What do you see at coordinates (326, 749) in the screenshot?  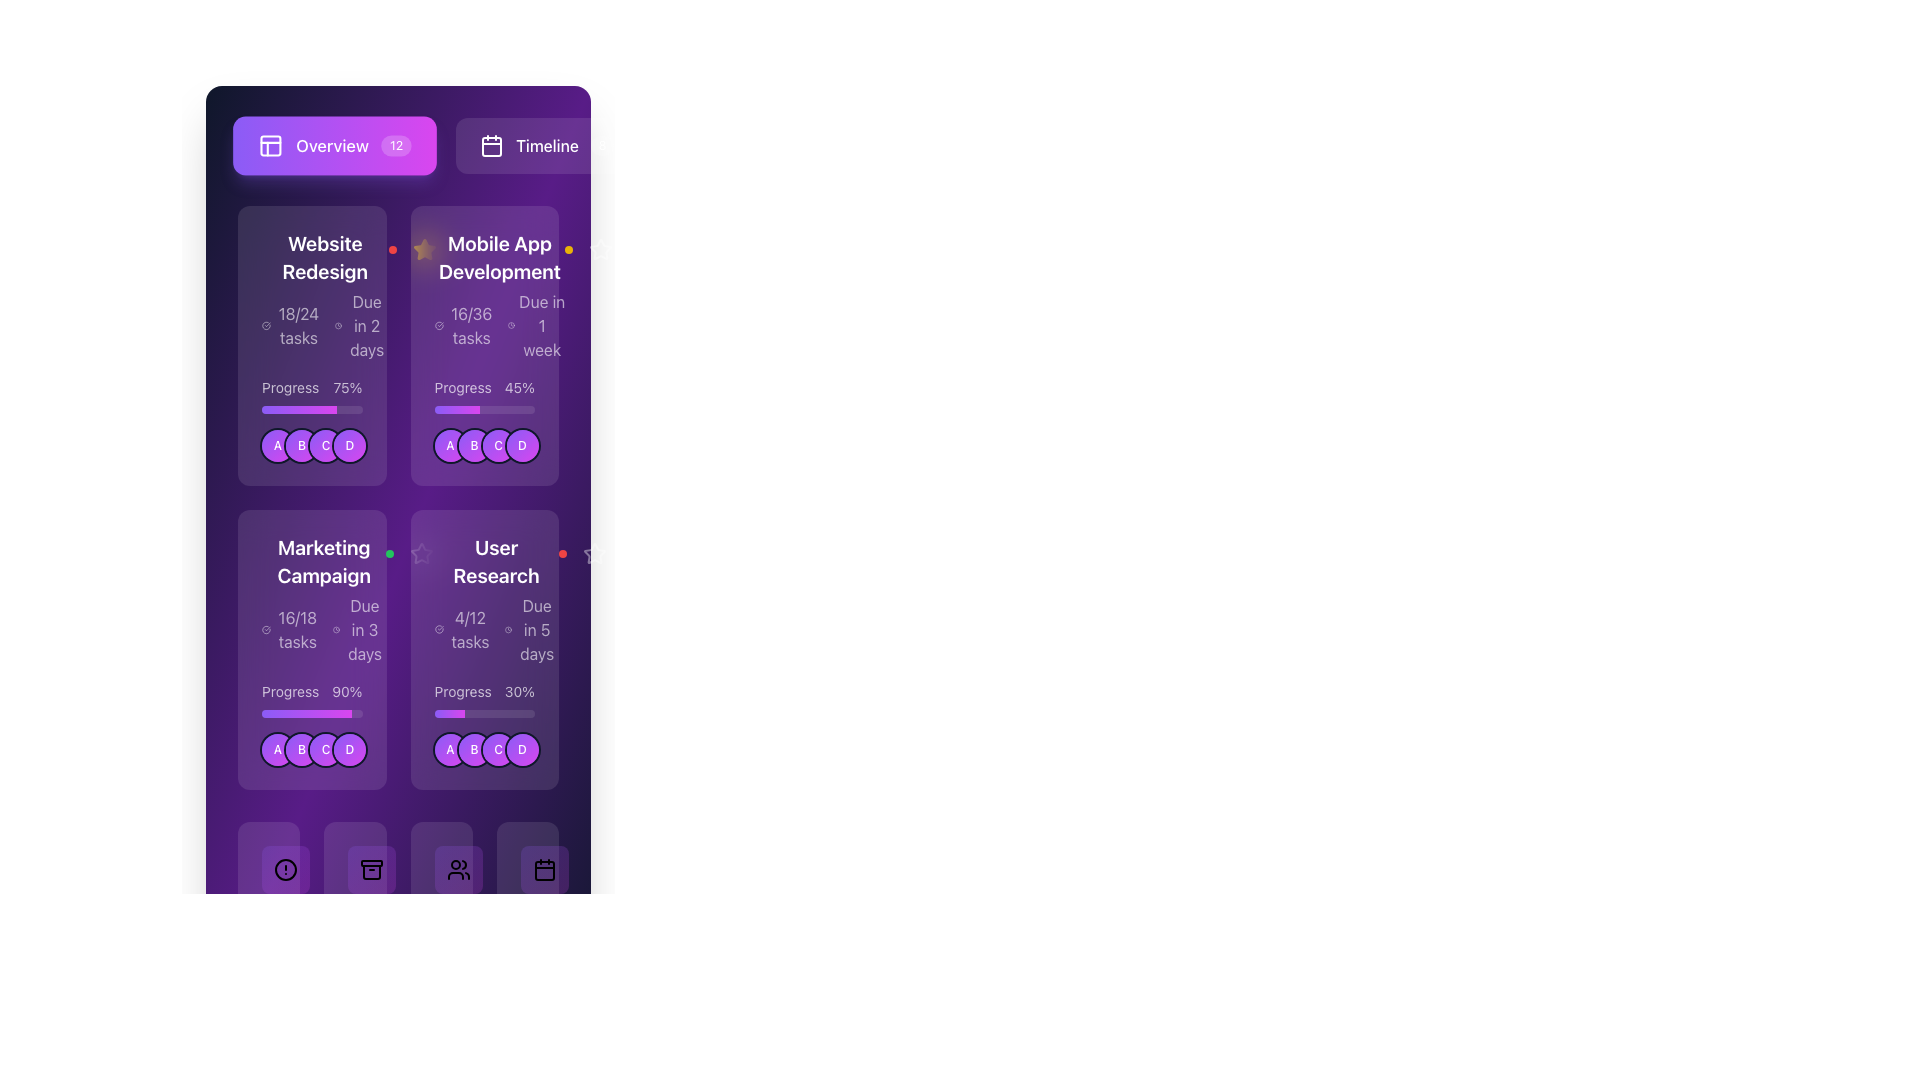 I see `the third circle Badge labeled 'C' in the group of four circles at the bottom of the 'Marketing Campaign' card layout` at bounding box center [326, 749].